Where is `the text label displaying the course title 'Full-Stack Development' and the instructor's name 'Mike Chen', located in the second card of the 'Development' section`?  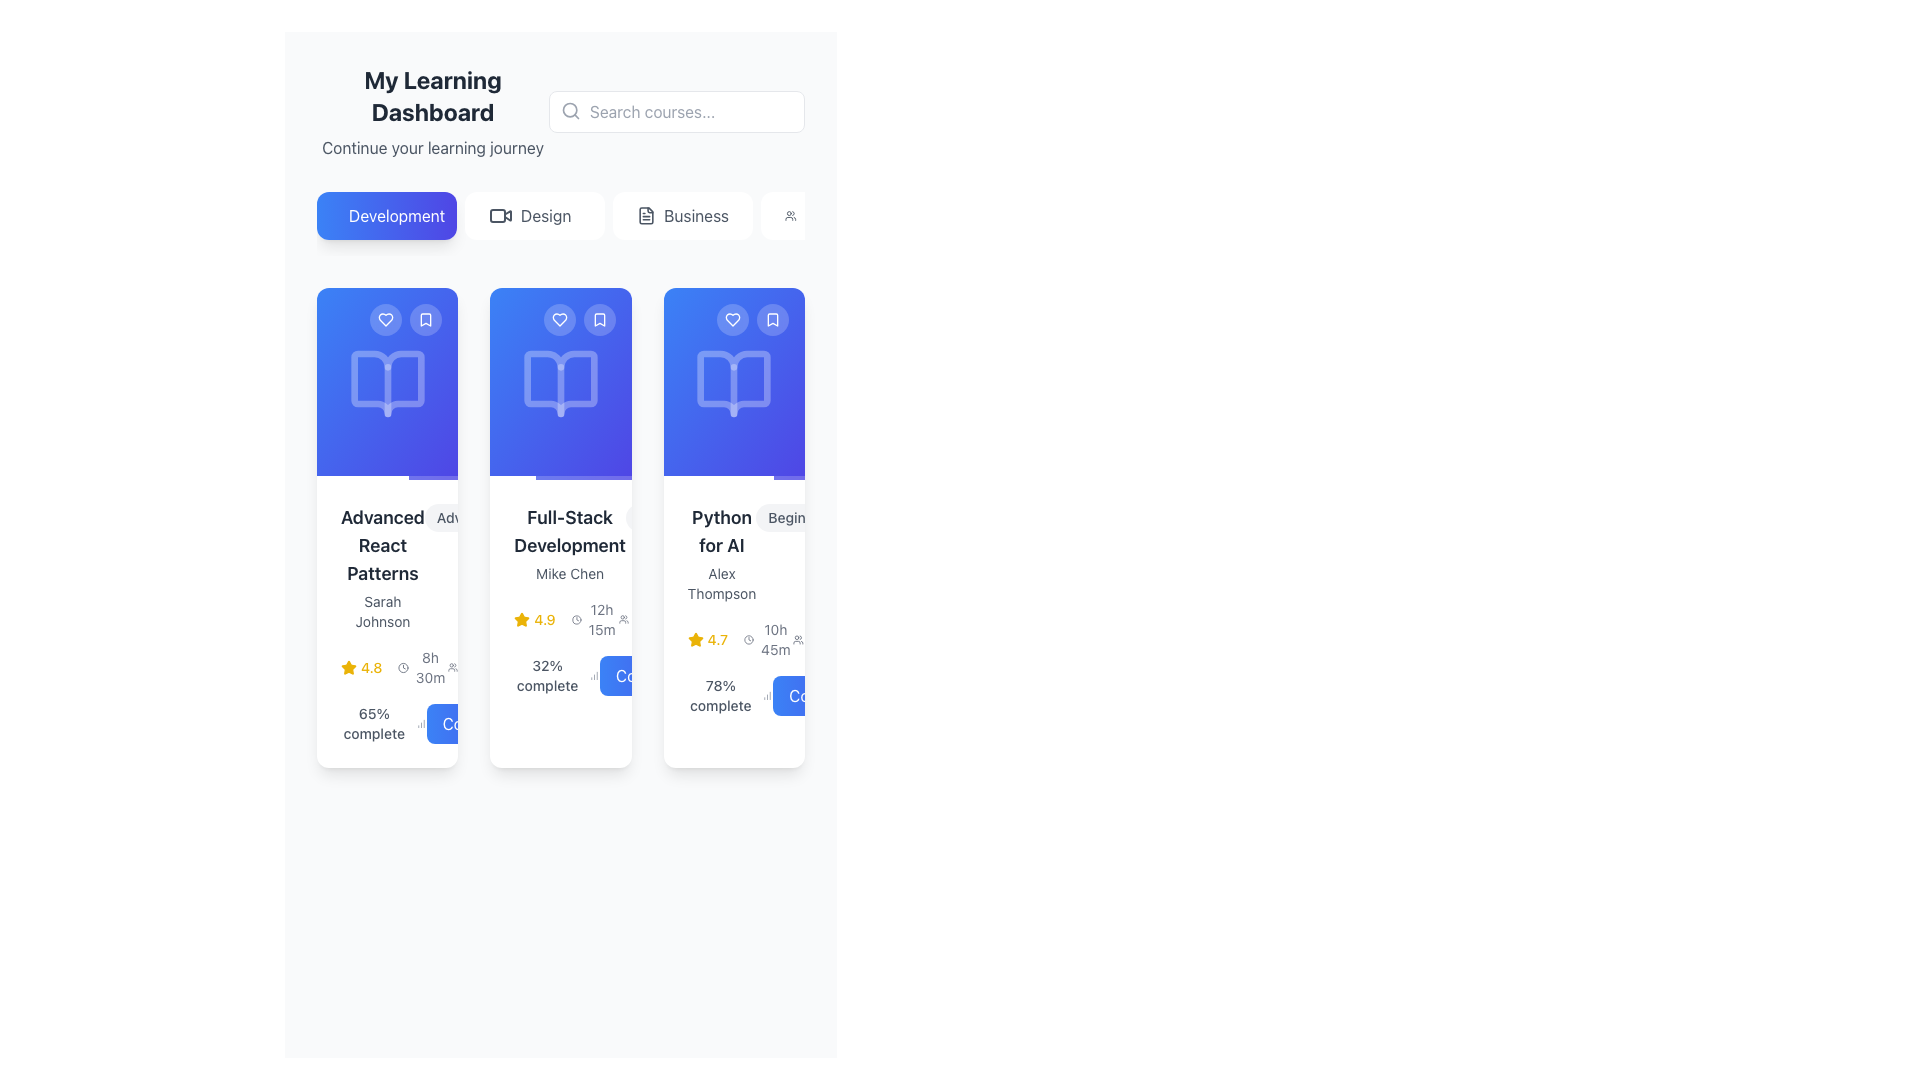
the text label displaying the course title 'Full-Stack Development' and the instructor's name 'Mike Chen', located in the second card of the 'Development' section is located at coordinates (560, 543).